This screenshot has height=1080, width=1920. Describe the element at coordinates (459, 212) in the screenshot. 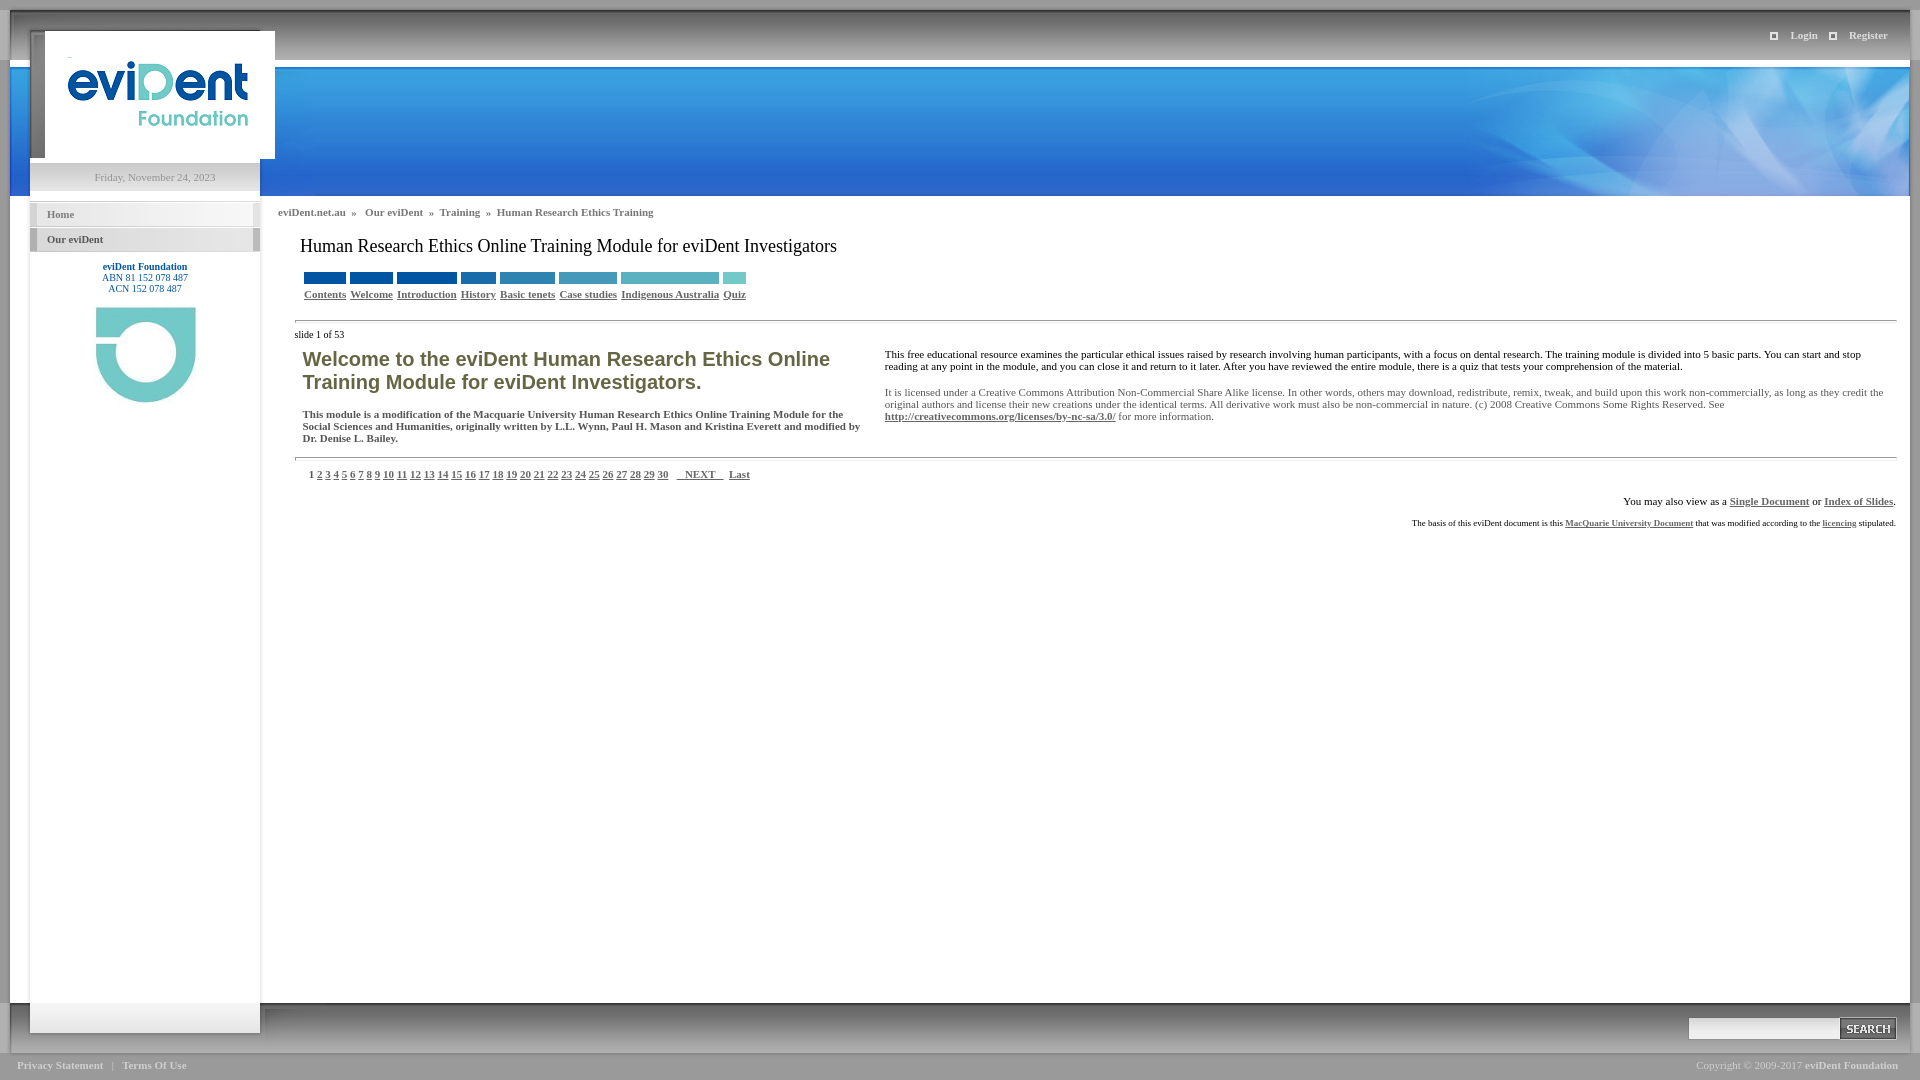

I see `'Training'` at that location.